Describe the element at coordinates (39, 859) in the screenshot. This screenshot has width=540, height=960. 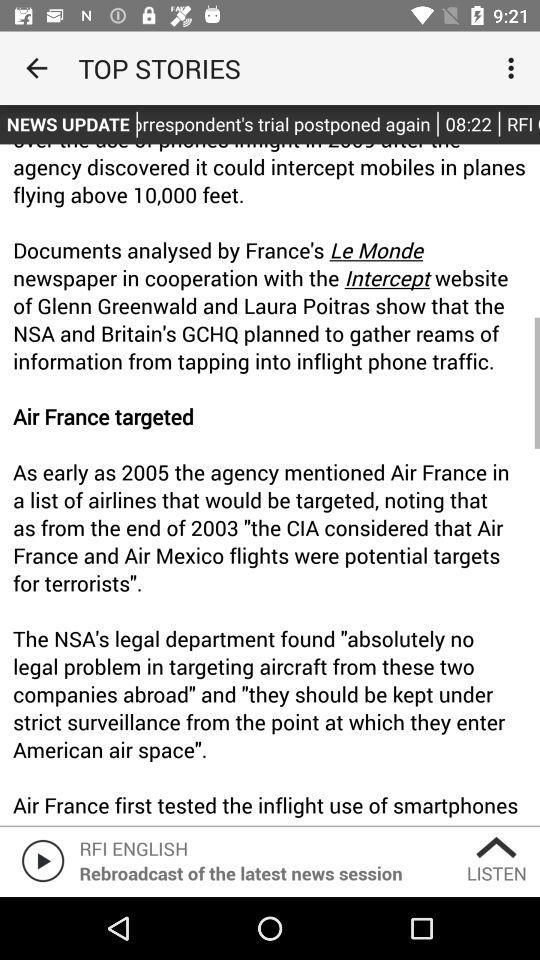
I see `the play icon` at that location.